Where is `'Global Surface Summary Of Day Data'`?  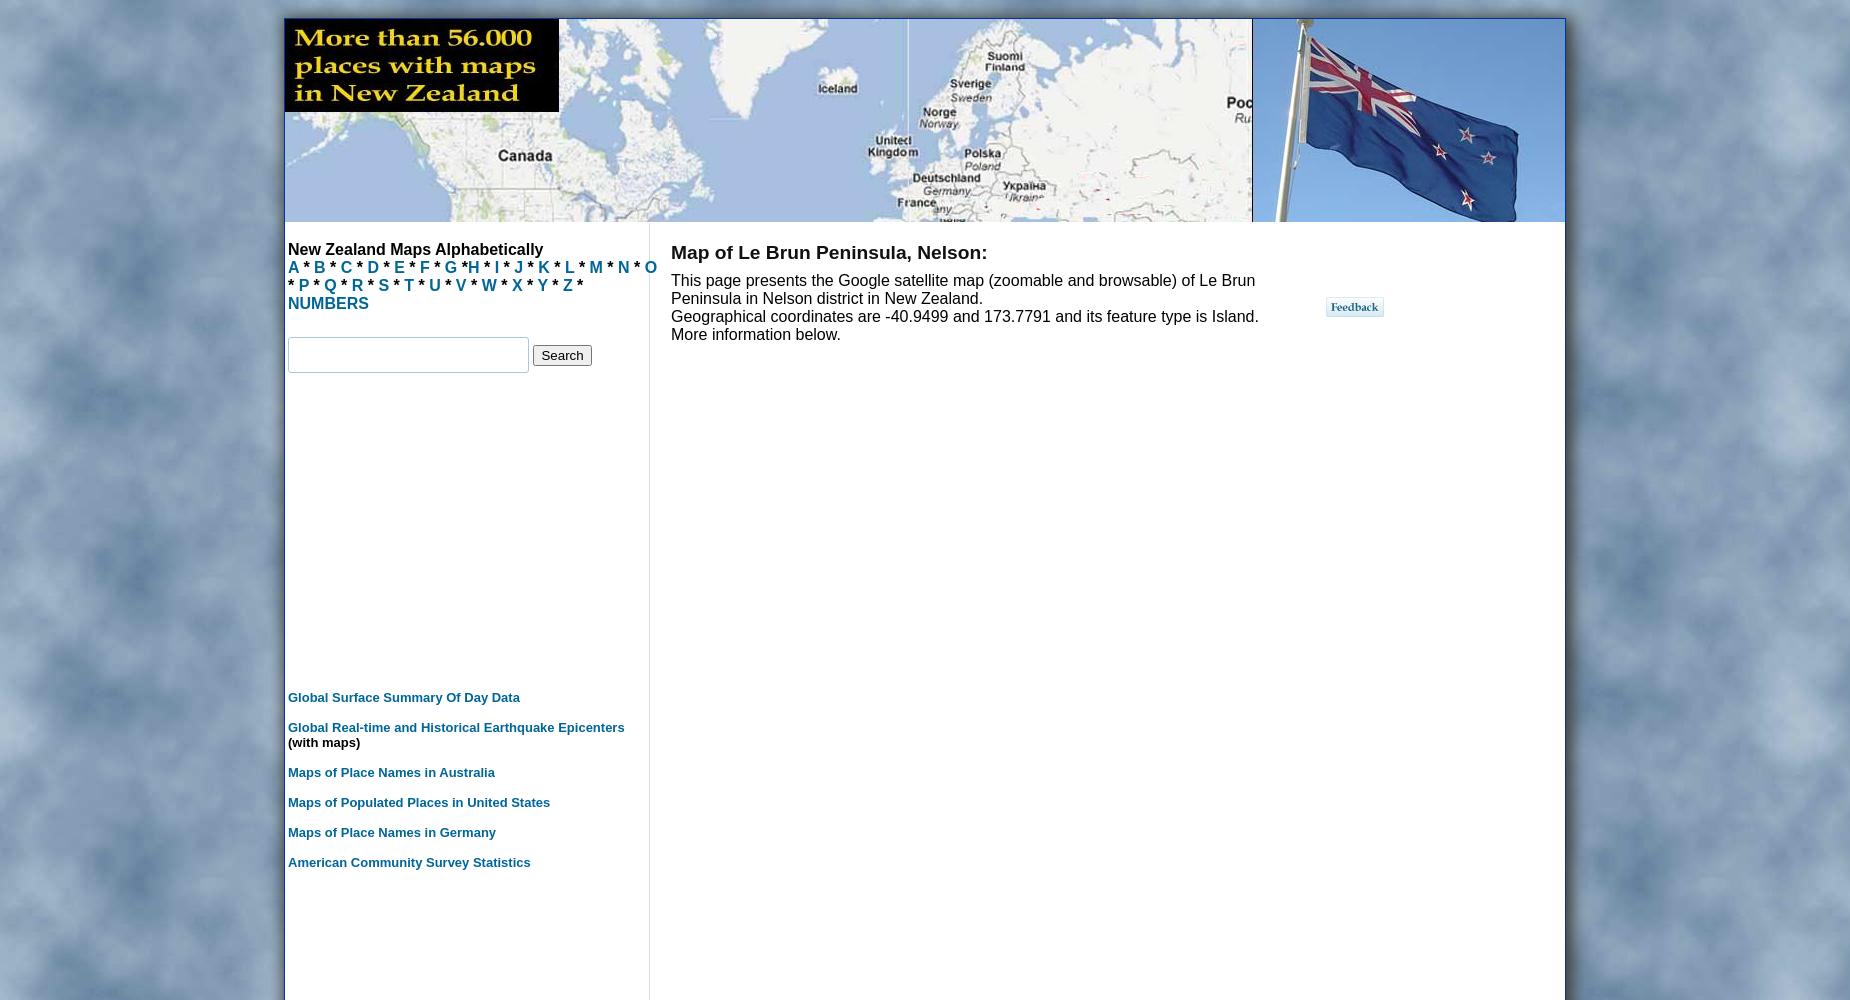
'Global Surface Summary Of Day Data' is located at coordinates (402, 696).